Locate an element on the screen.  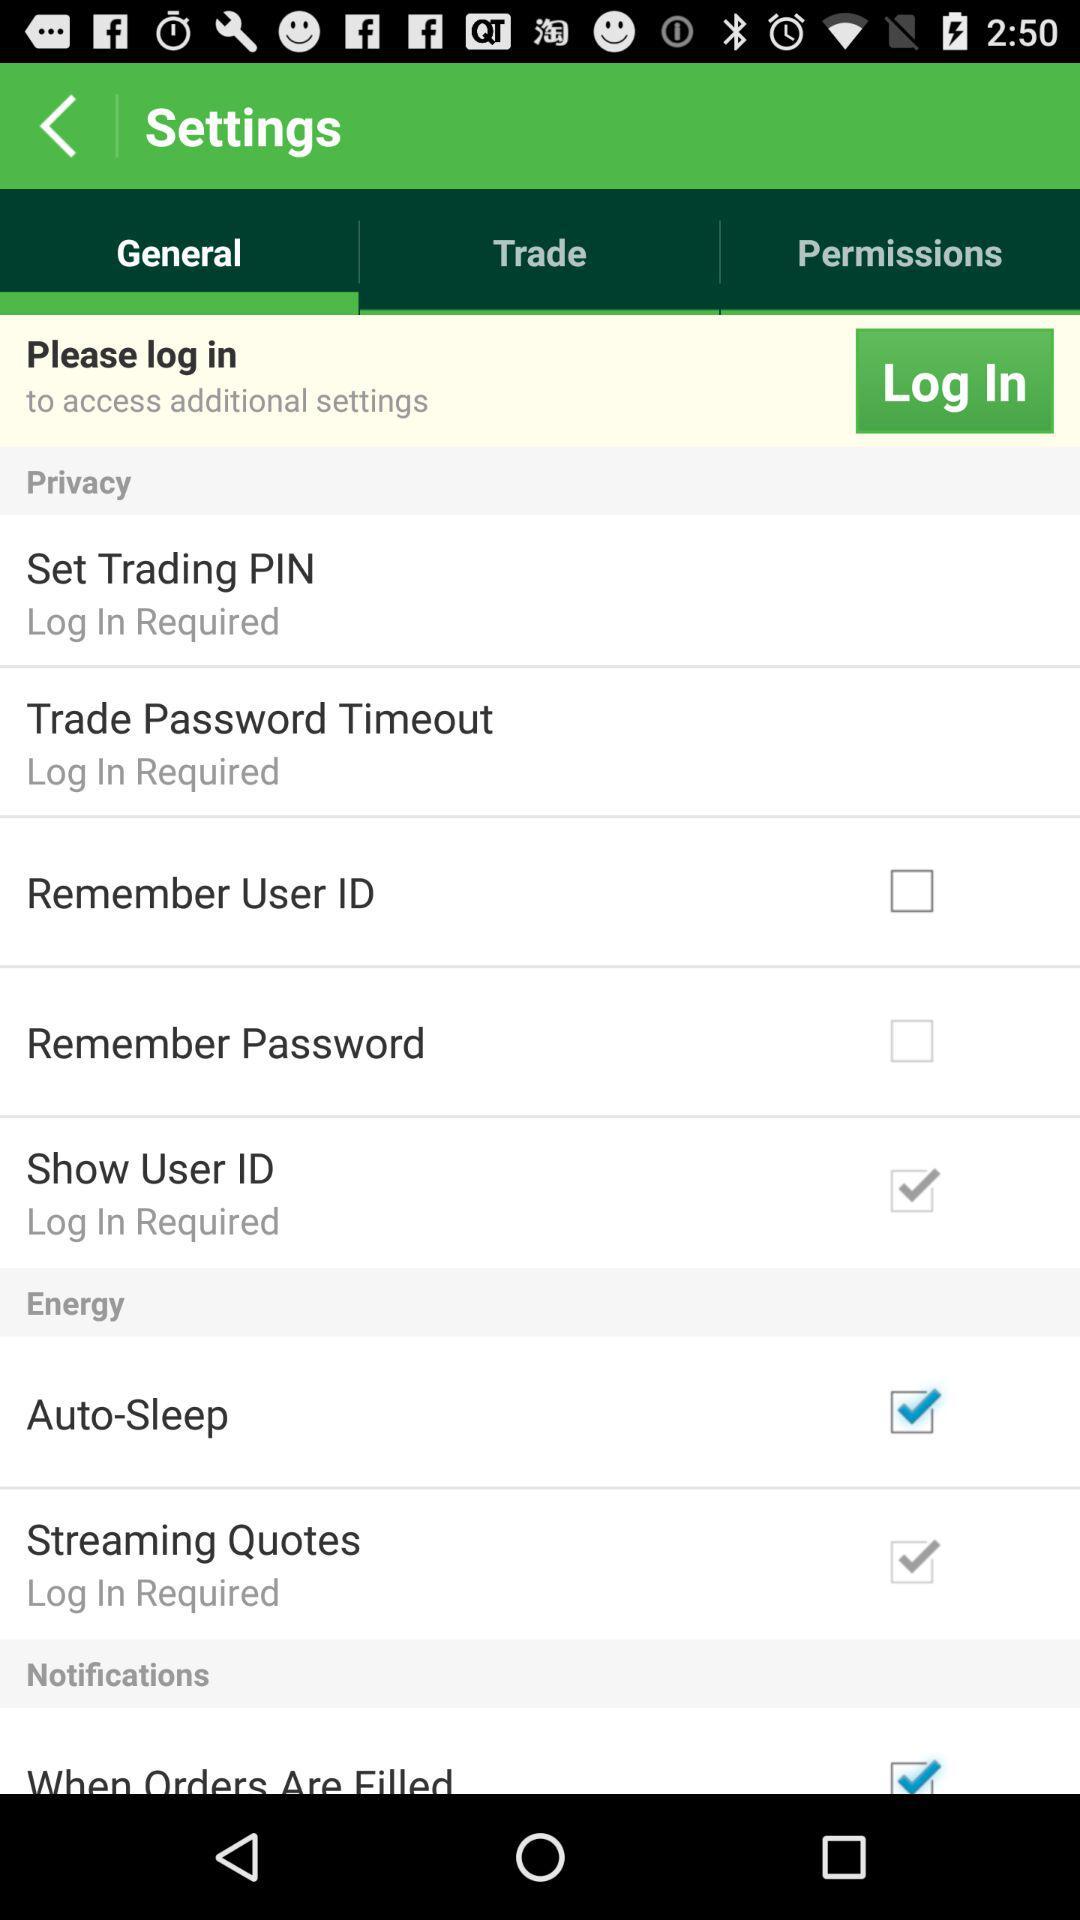
the icon above general icon is located at coordinates (56, 124).